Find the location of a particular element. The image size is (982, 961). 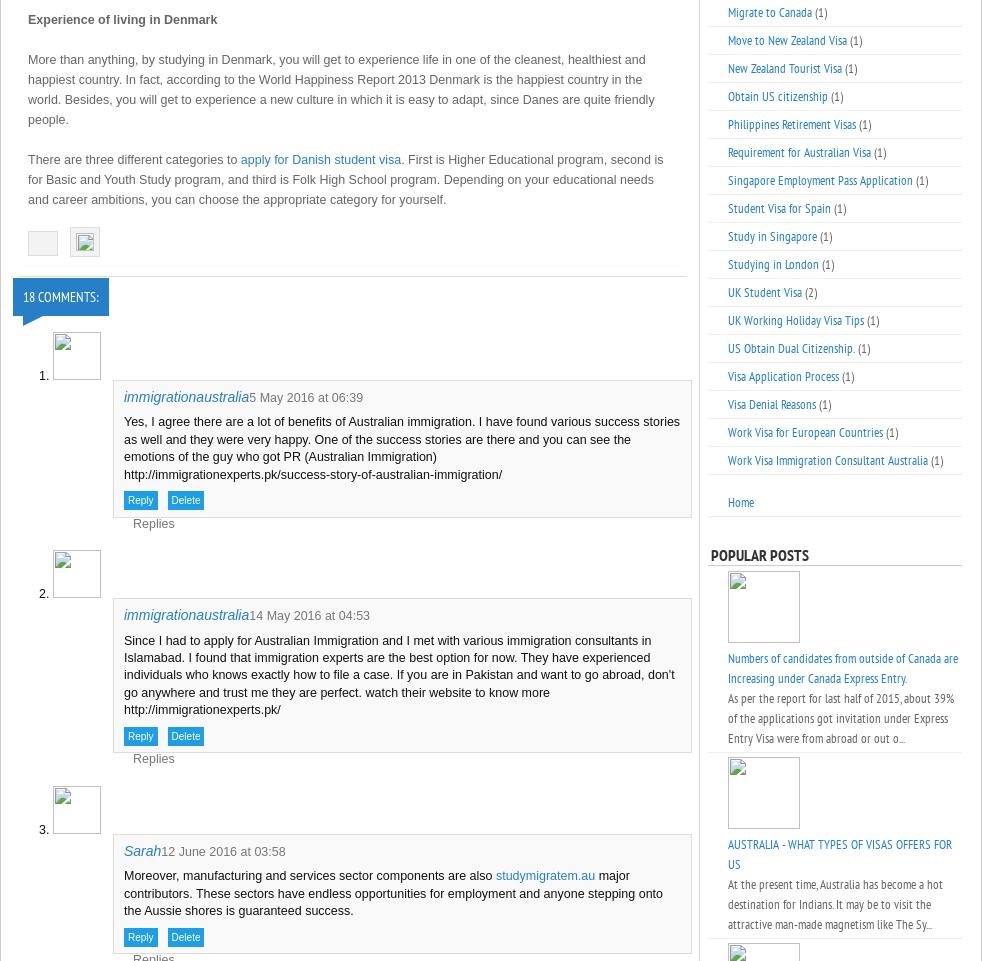

'Studying in London' is located at coordinates (773, 263).